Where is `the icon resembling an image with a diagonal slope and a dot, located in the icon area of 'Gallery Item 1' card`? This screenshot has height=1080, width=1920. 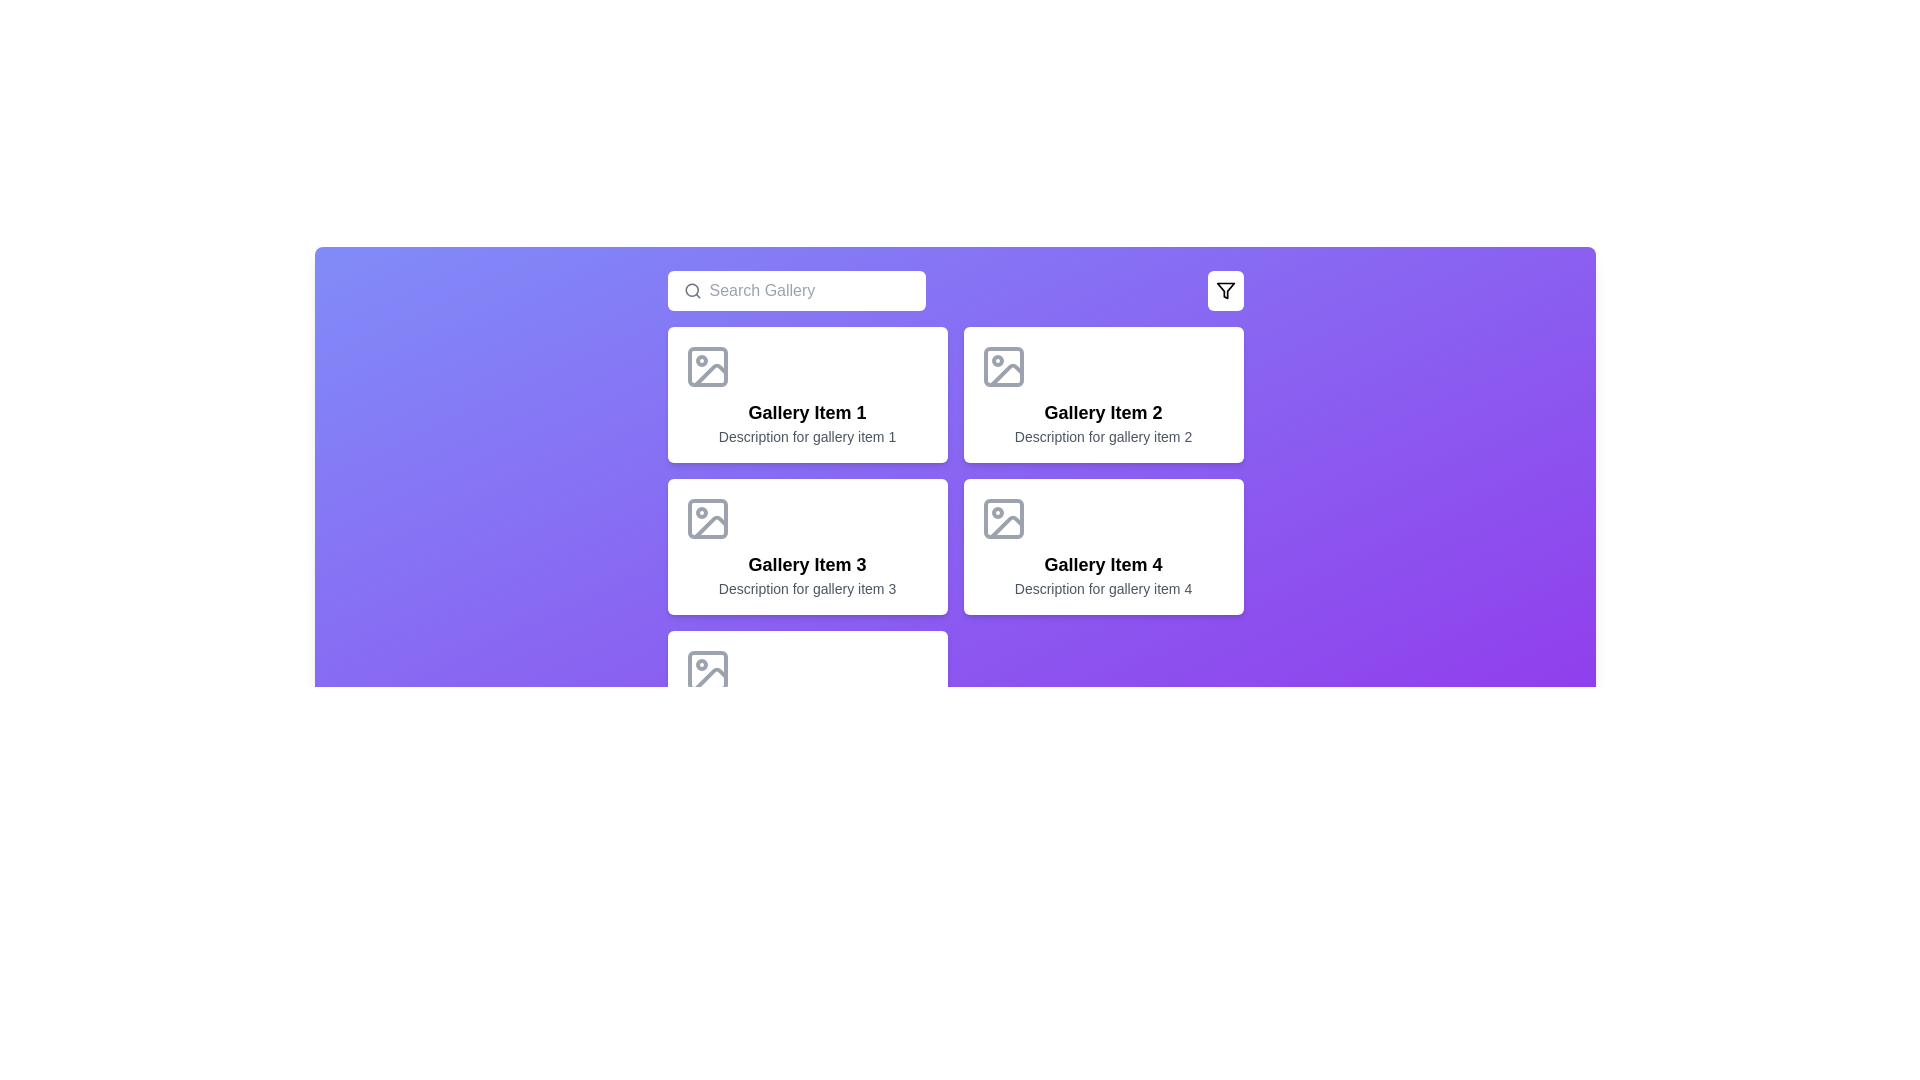 the icon resembling an image with a diagonal slope and a dot, located in the icon area of 'Gallery Item 1' card is located at coordinates (710, 375).